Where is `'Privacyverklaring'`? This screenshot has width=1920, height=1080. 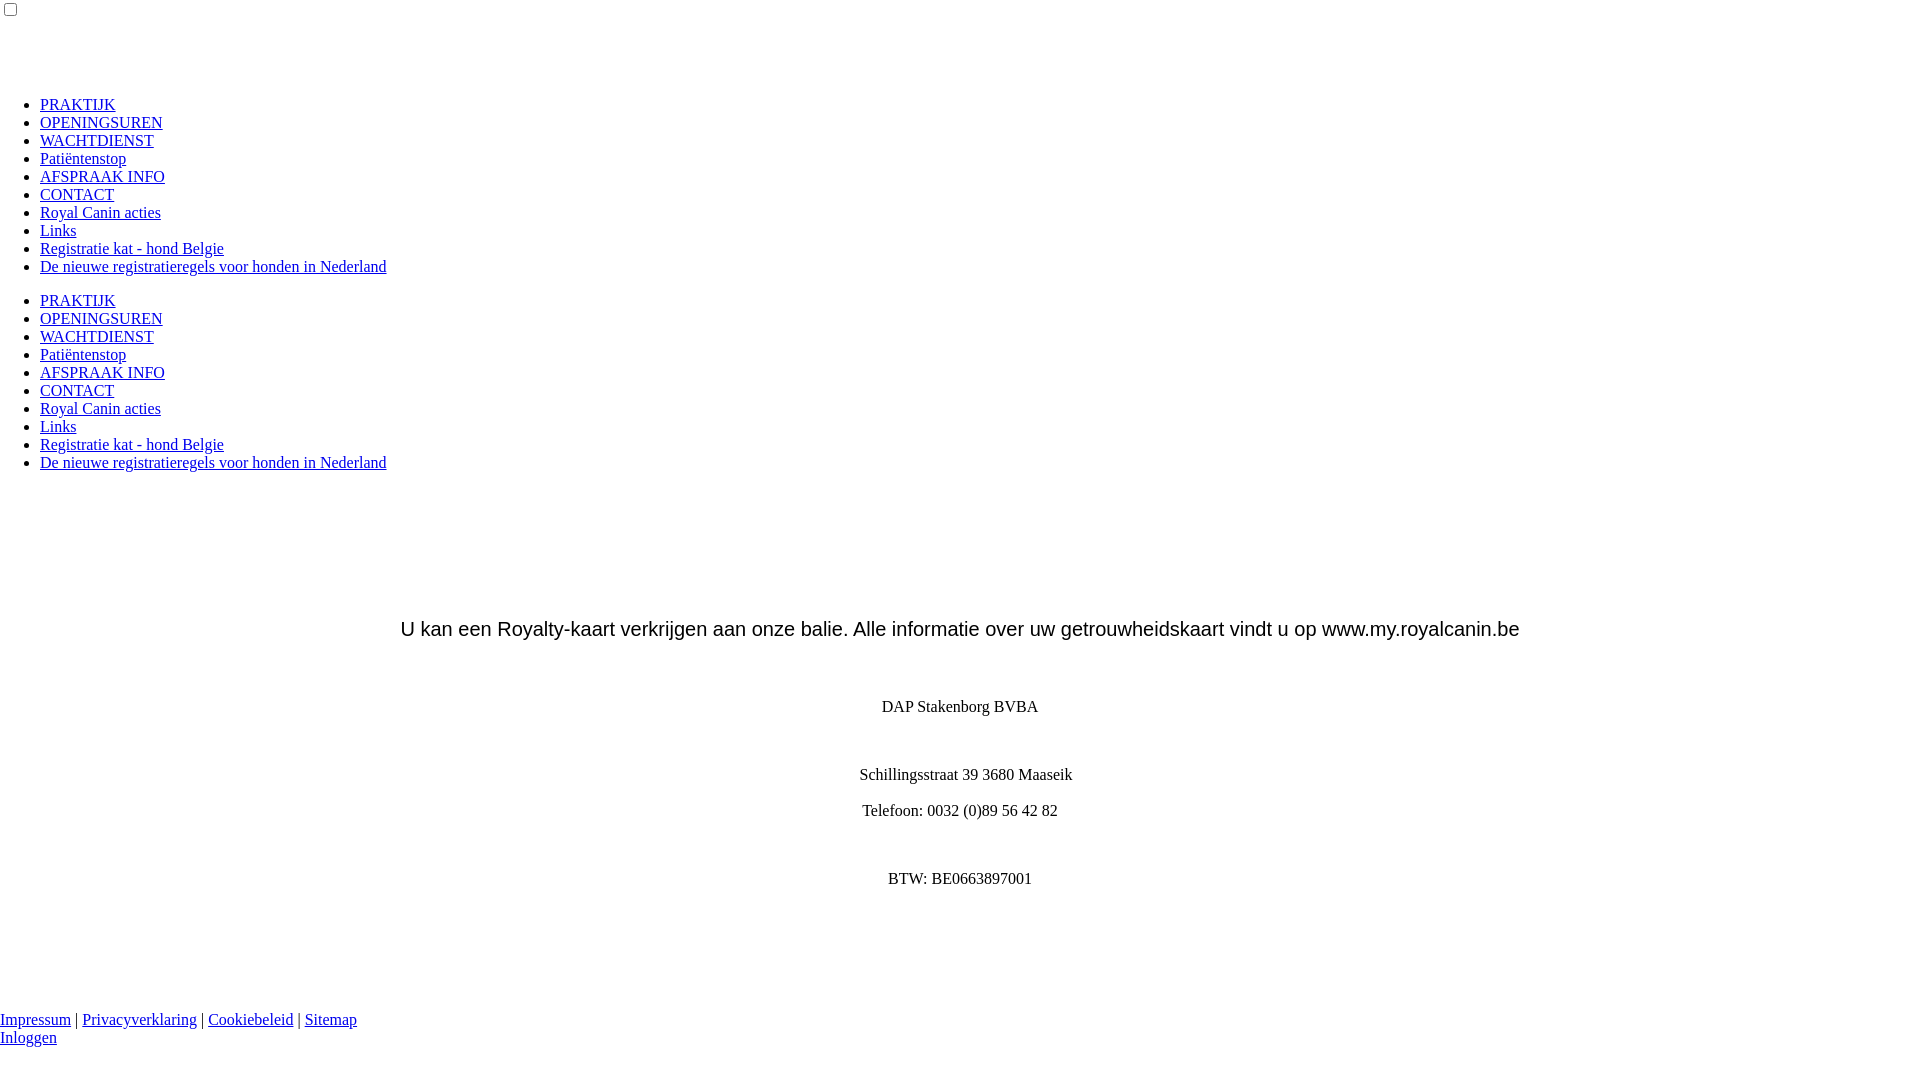 'Privacyverklaring' is located at coordinates (138, 1019).